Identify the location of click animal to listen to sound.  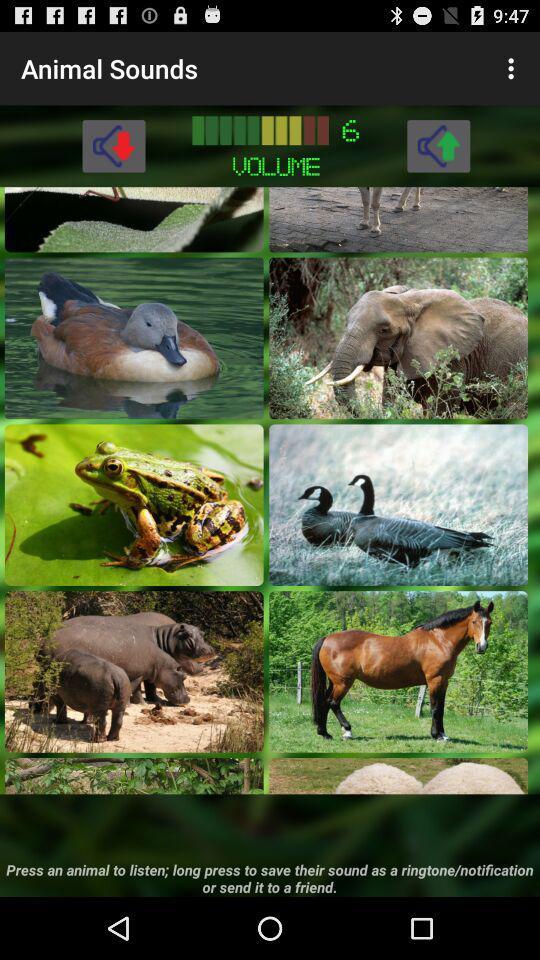
(134, 503).